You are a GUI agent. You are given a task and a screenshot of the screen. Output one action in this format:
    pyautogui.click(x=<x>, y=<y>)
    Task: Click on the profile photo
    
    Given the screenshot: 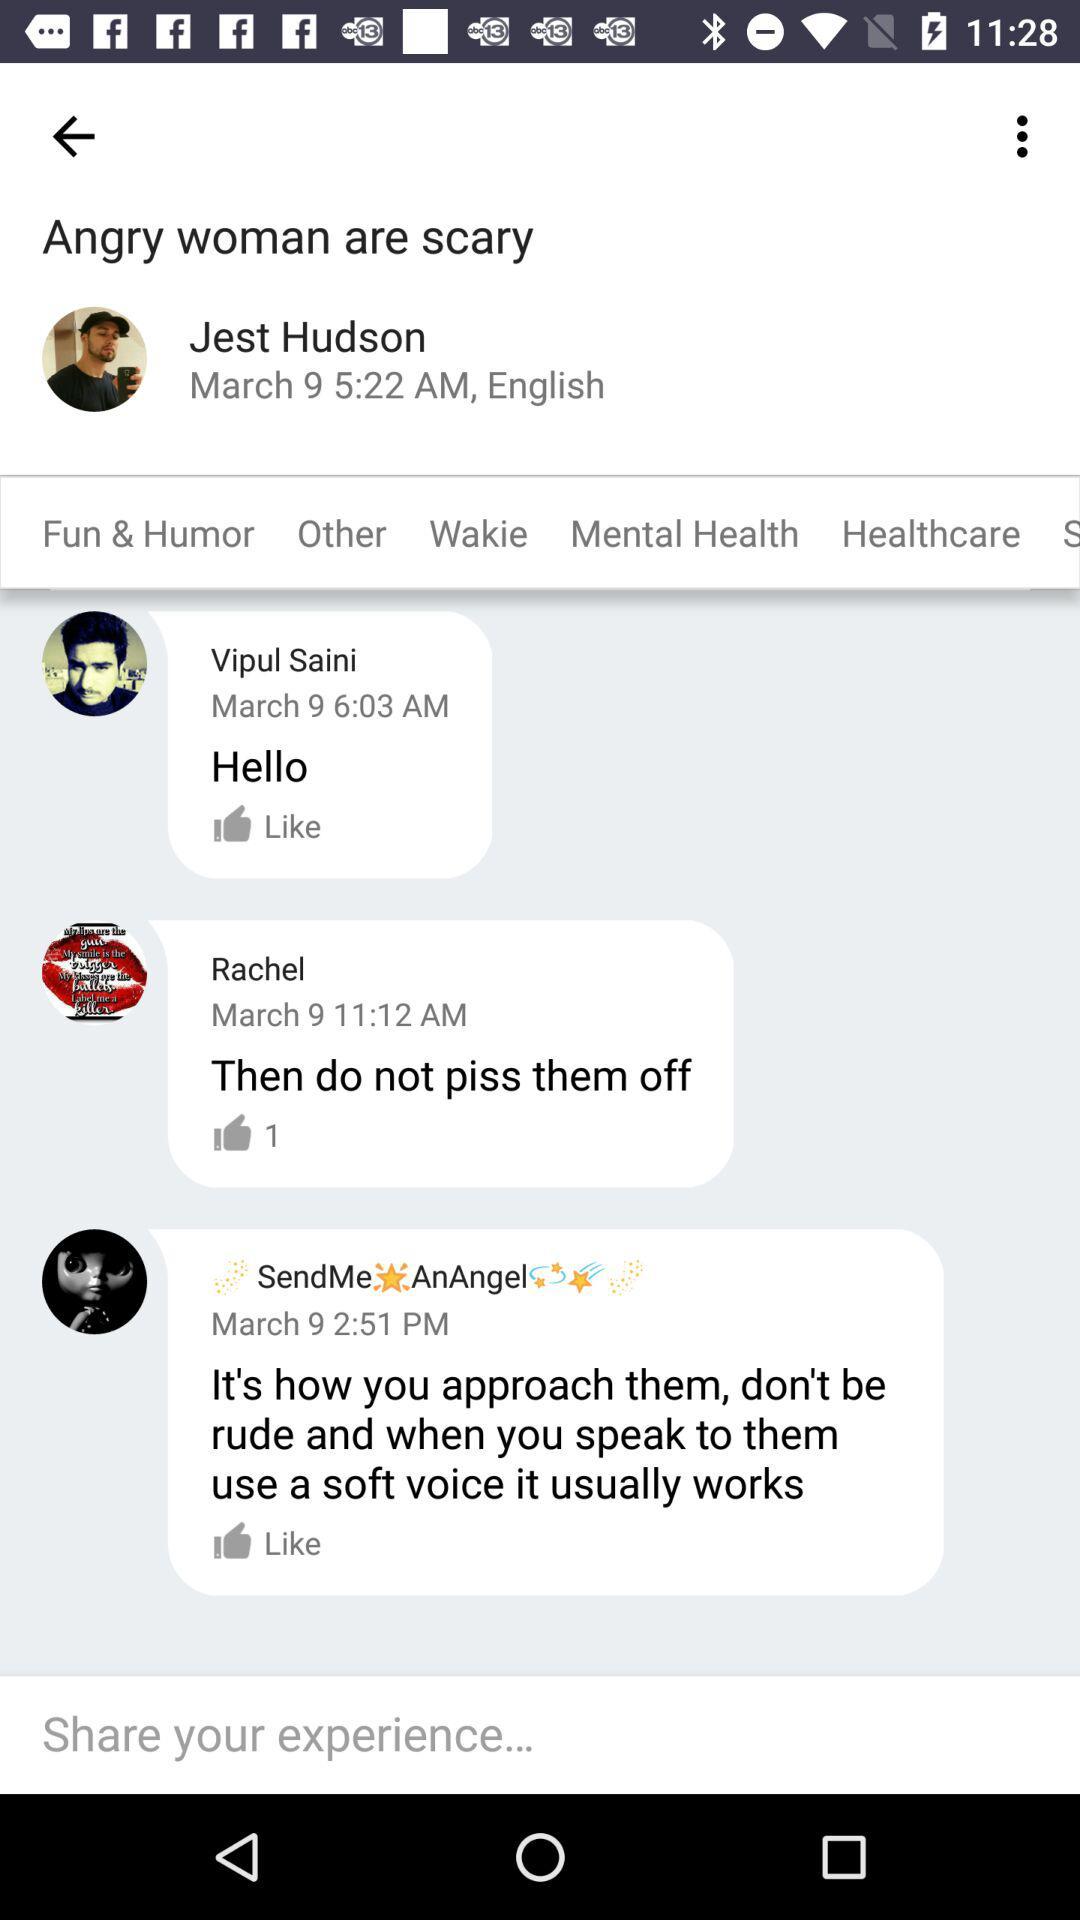 What is the action you would take?
    pyautogui.click(x=94, y=359)
    